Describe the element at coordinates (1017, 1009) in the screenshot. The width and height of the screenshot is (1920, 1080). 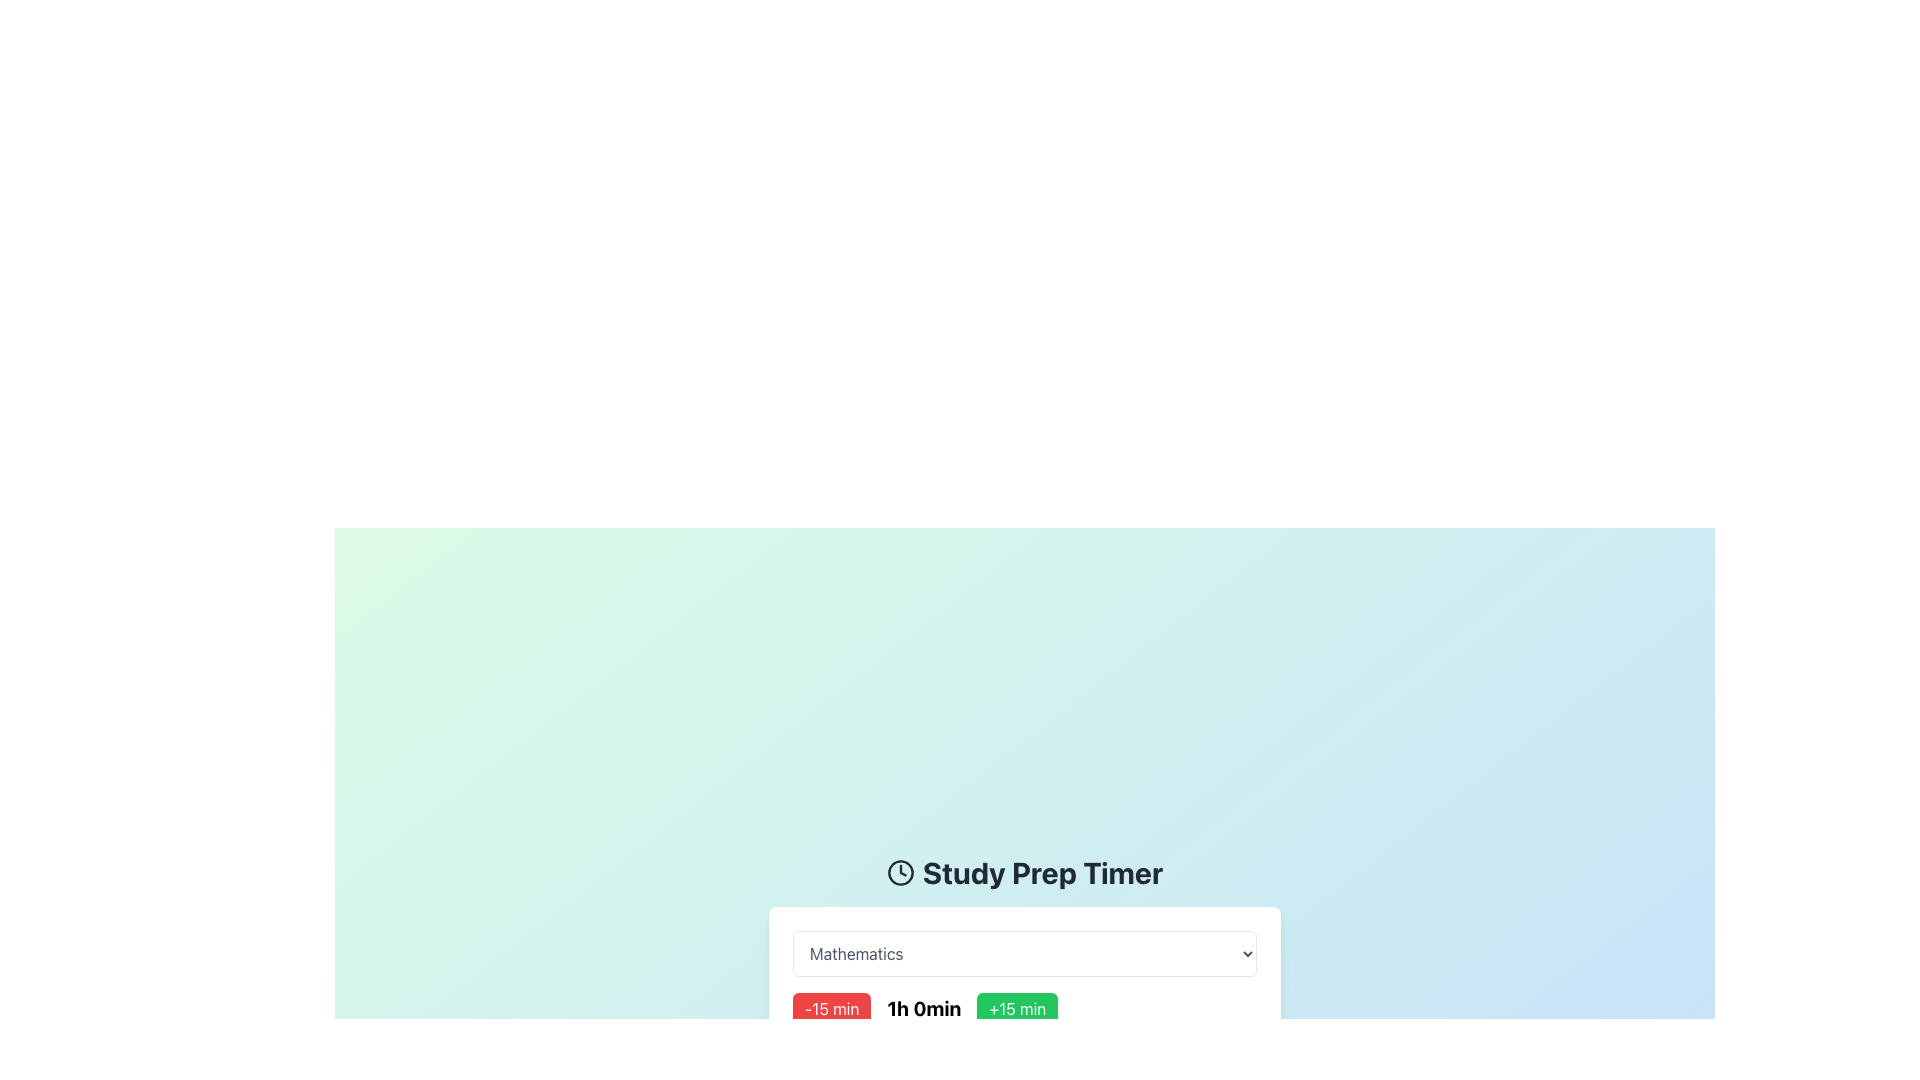
I see `the green rounded rectangular button labeled '+15 min' at the far right of the horizontal grouping to increase the timer by 15 minutes` at that location.